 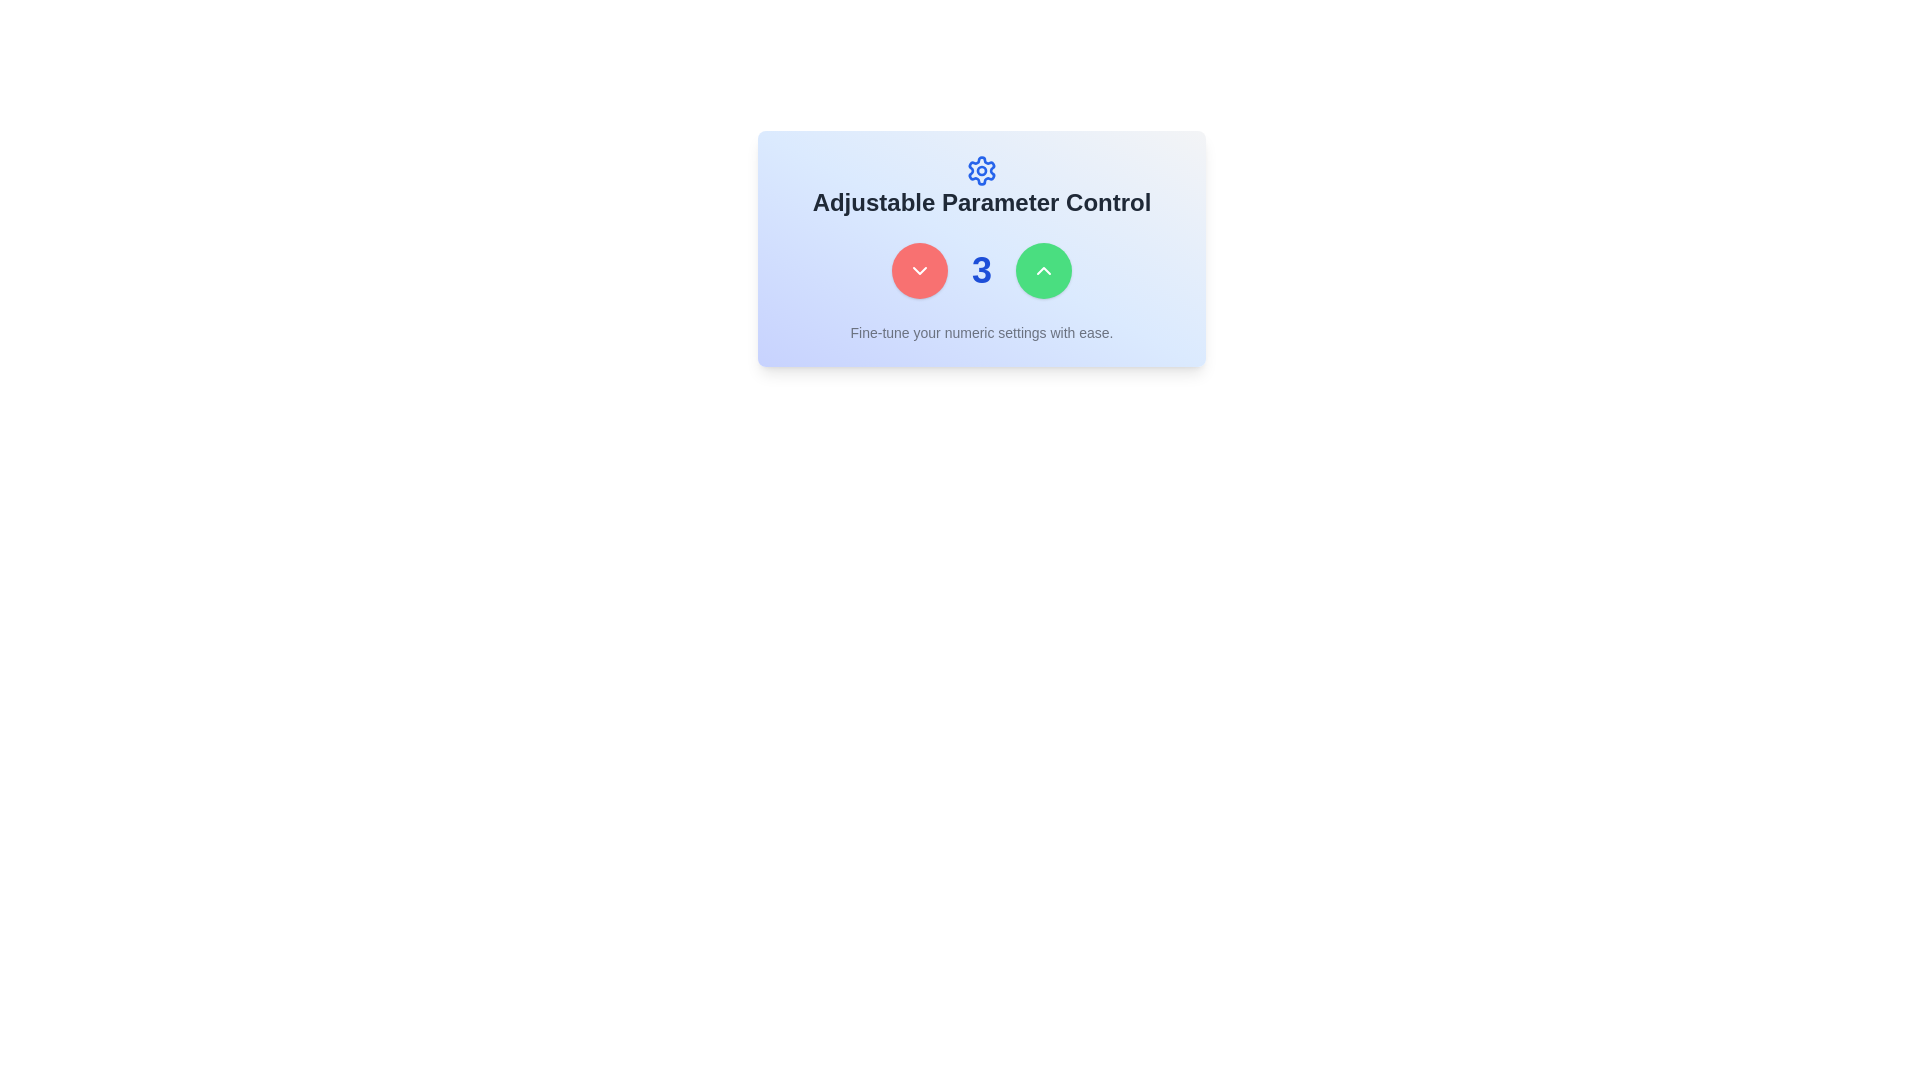 I want to click on the static text displaying the current numerical value in the numeric adjustment widget, which is centrally located between a red decrement button and a green increment button, below the header labeled 'Adjustable Parameter Control', so click(x=982, y=270).